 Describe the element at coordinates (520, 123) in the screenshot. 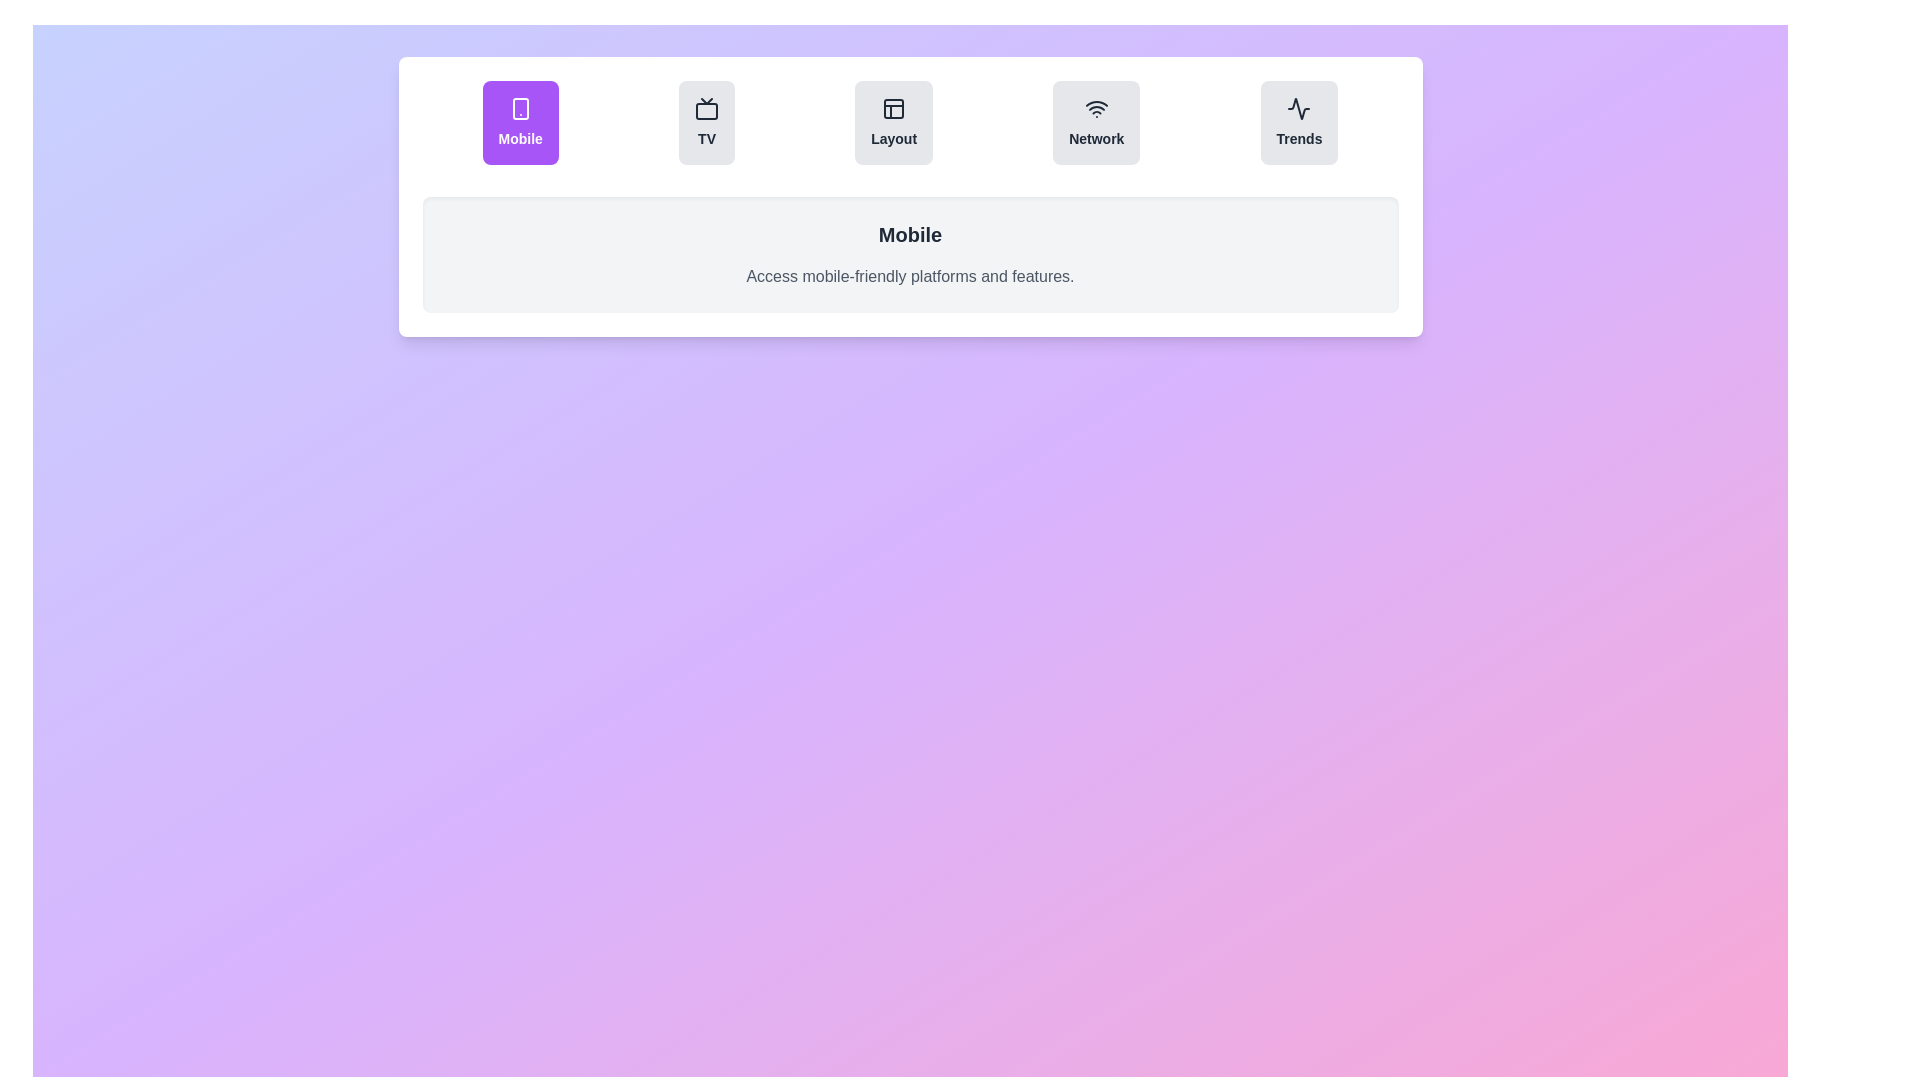

I see `the first button in the horizontal row that serves as a navigational option related to 'Mobile'` at that location.